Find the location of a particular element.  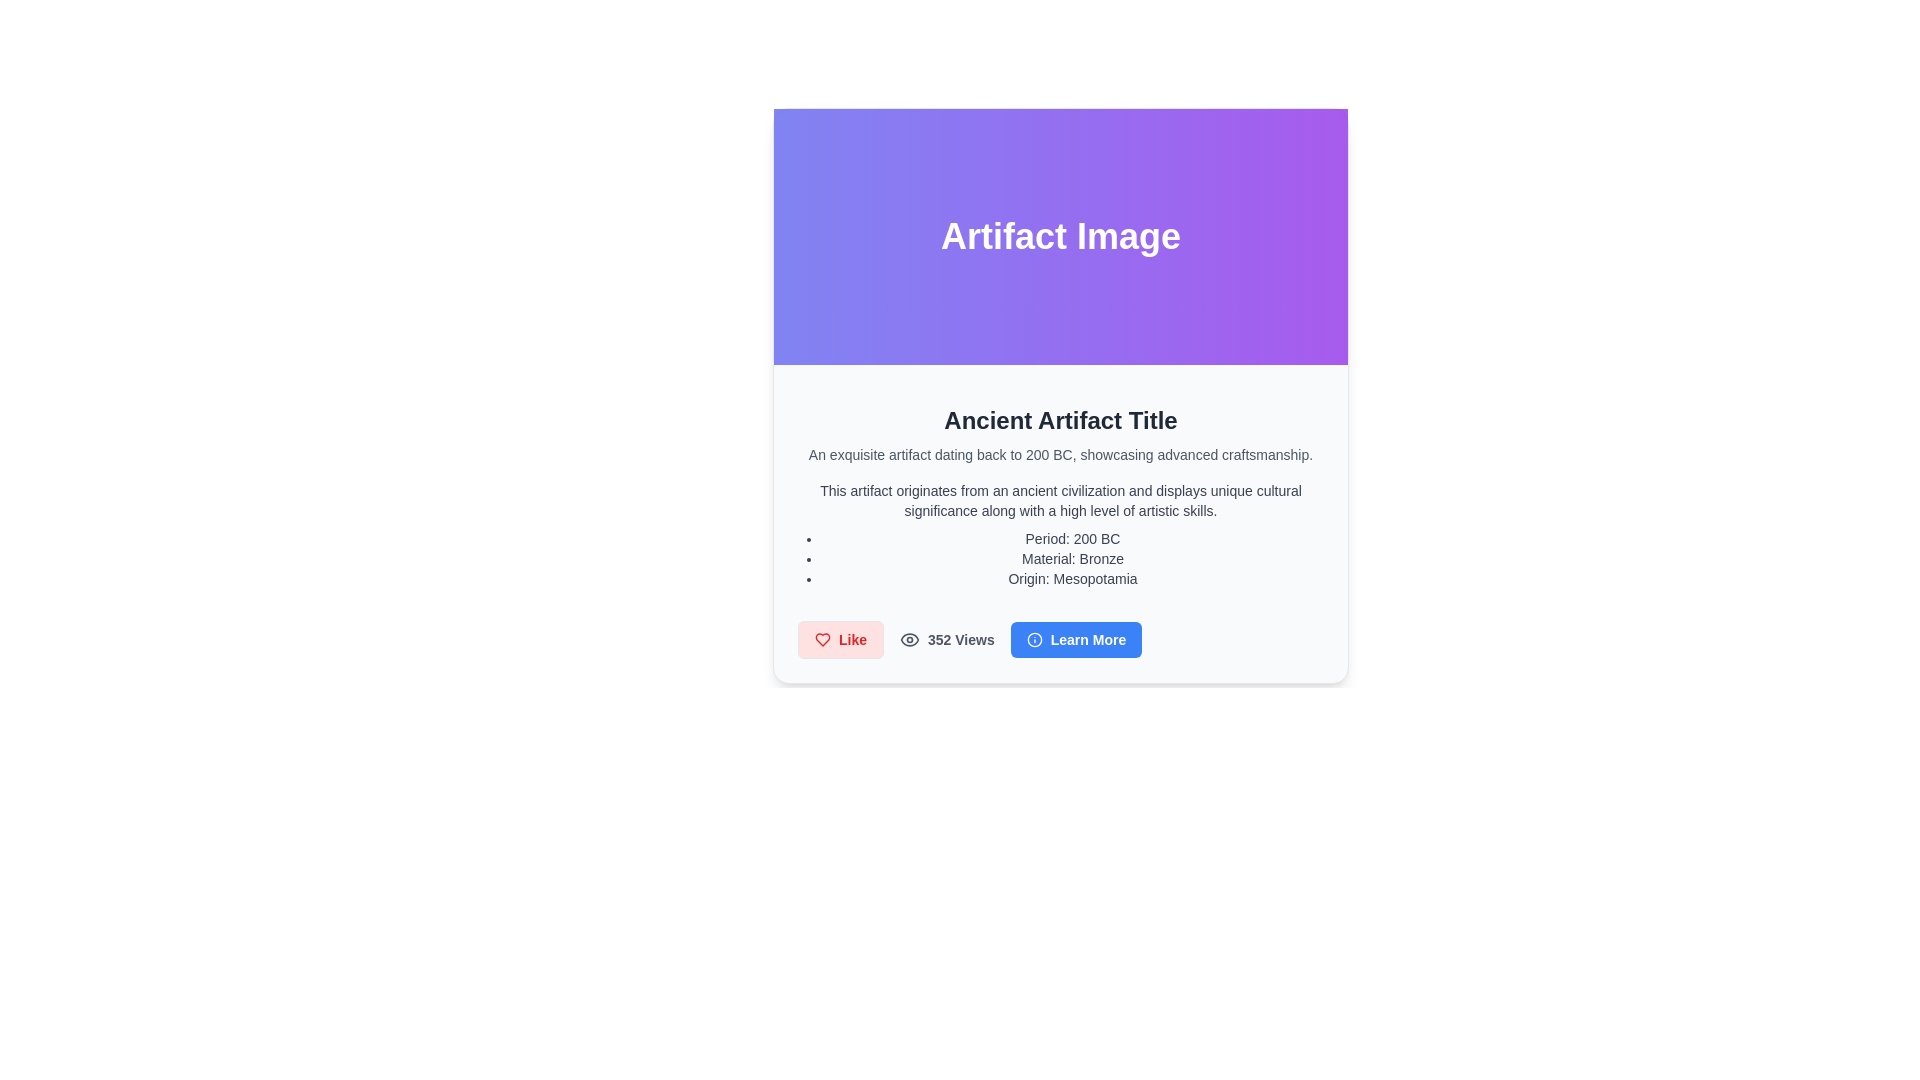

the heart icon representing the 'like' feature is located at coordinates (822, 640).